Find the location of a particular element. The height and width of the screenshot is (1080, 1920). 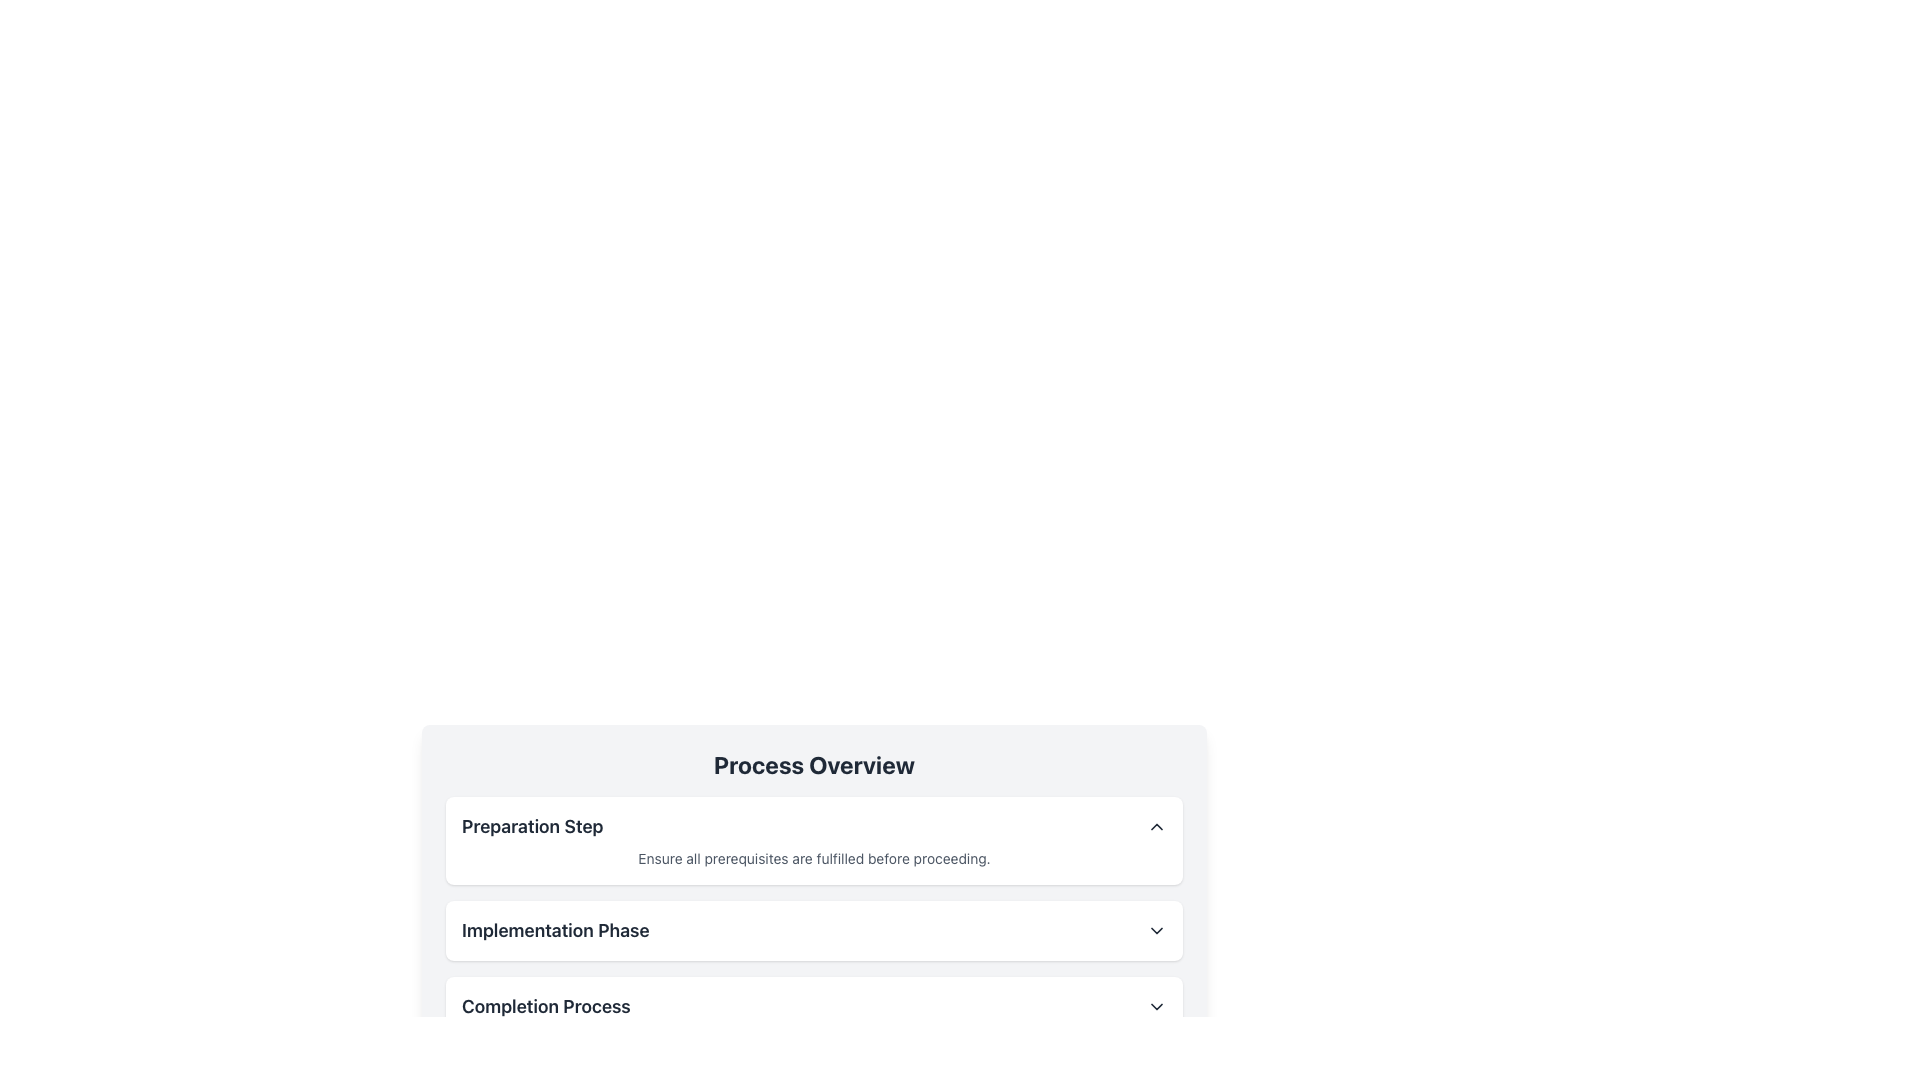

the 'Completion Process' dropdown accordion title is located at coordinates (814, 1006).